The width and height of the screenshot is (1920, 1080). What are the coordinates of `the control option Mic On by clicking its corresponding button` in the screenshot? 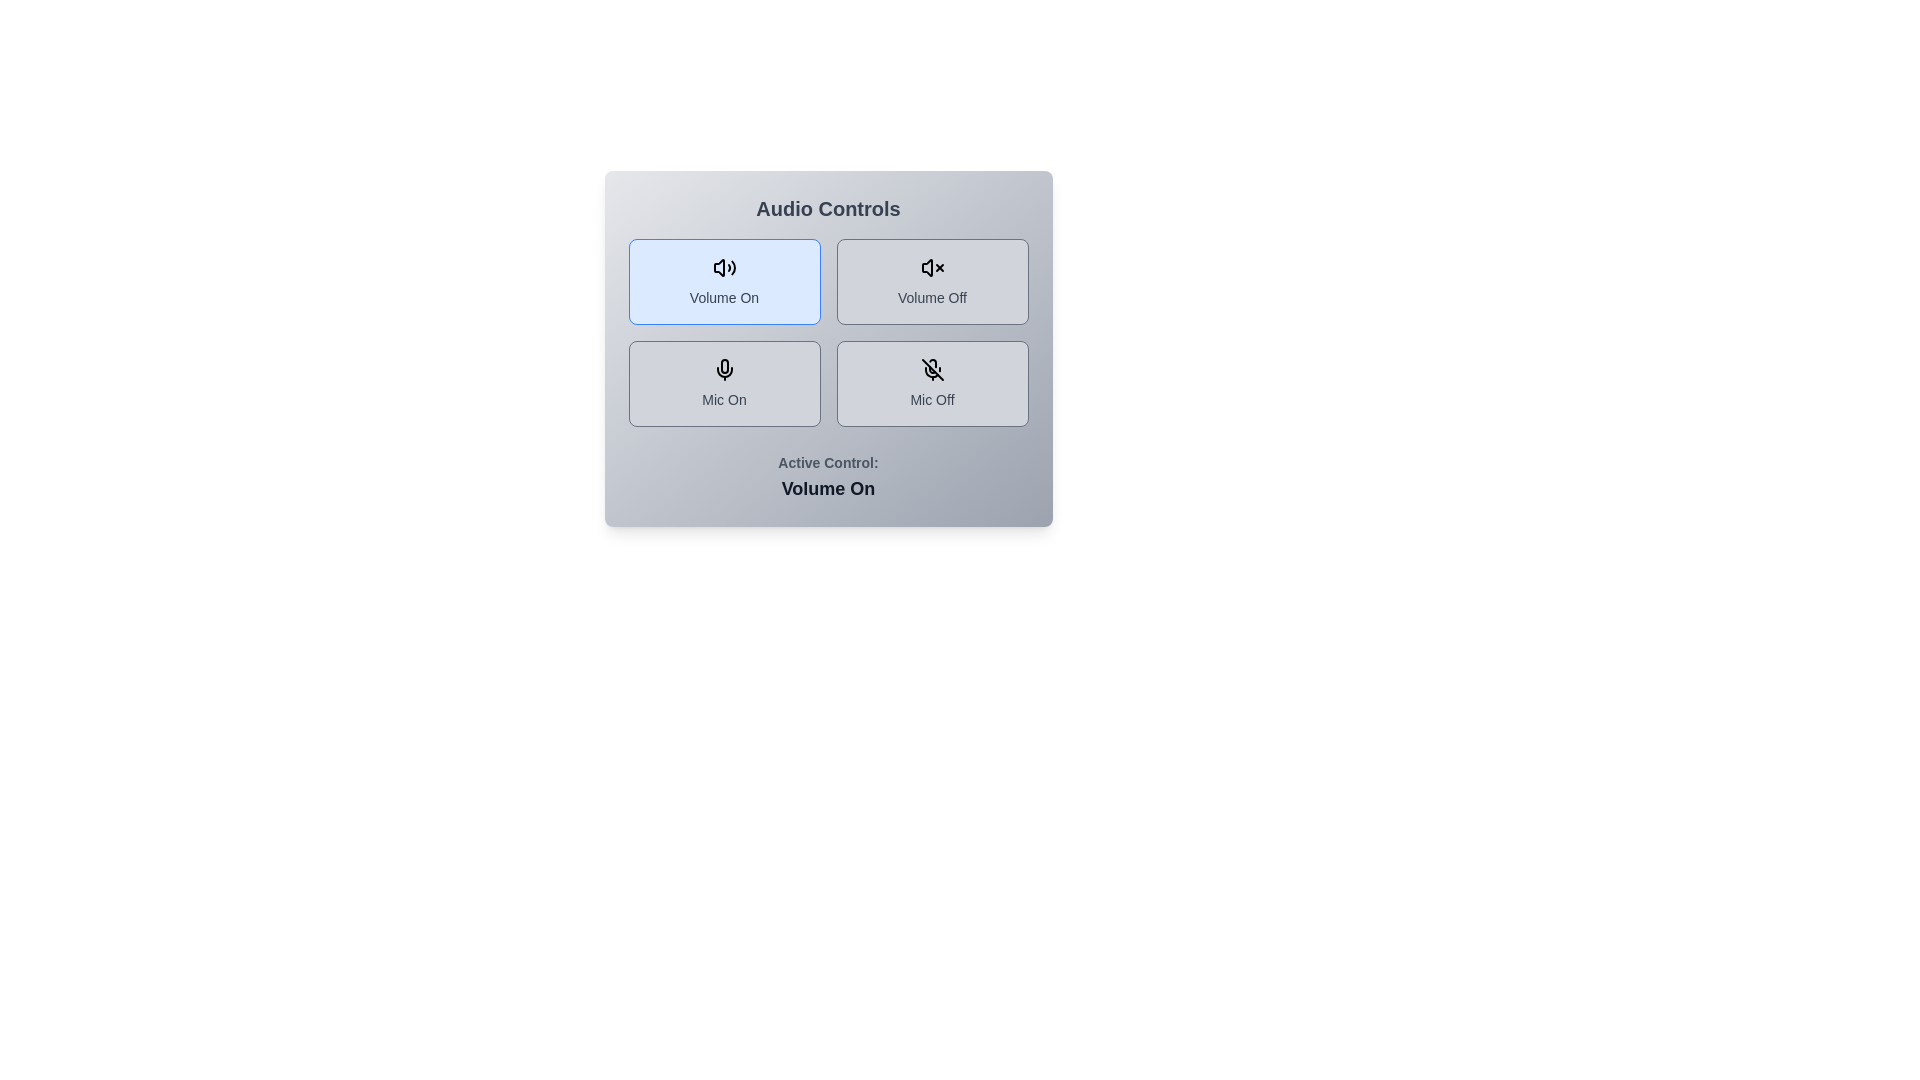 It's located at (723, 384).